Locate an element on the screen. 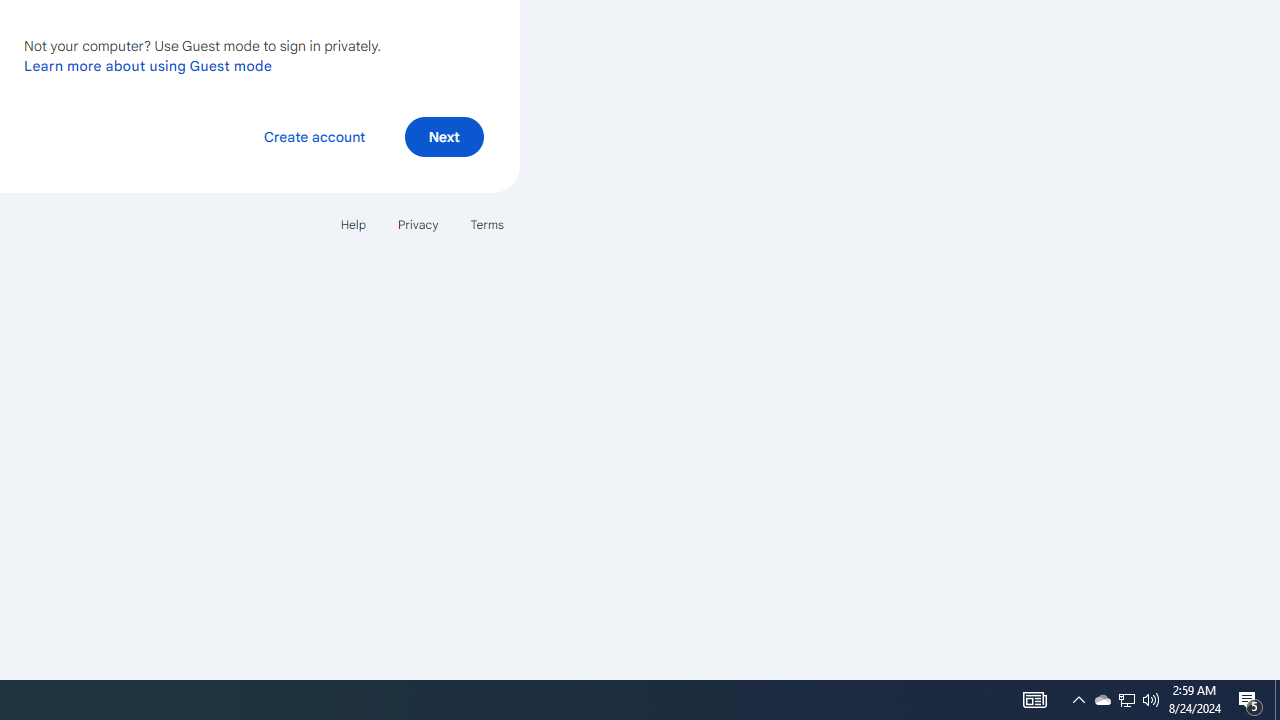  'Next' is located at coordinates (443, 135).